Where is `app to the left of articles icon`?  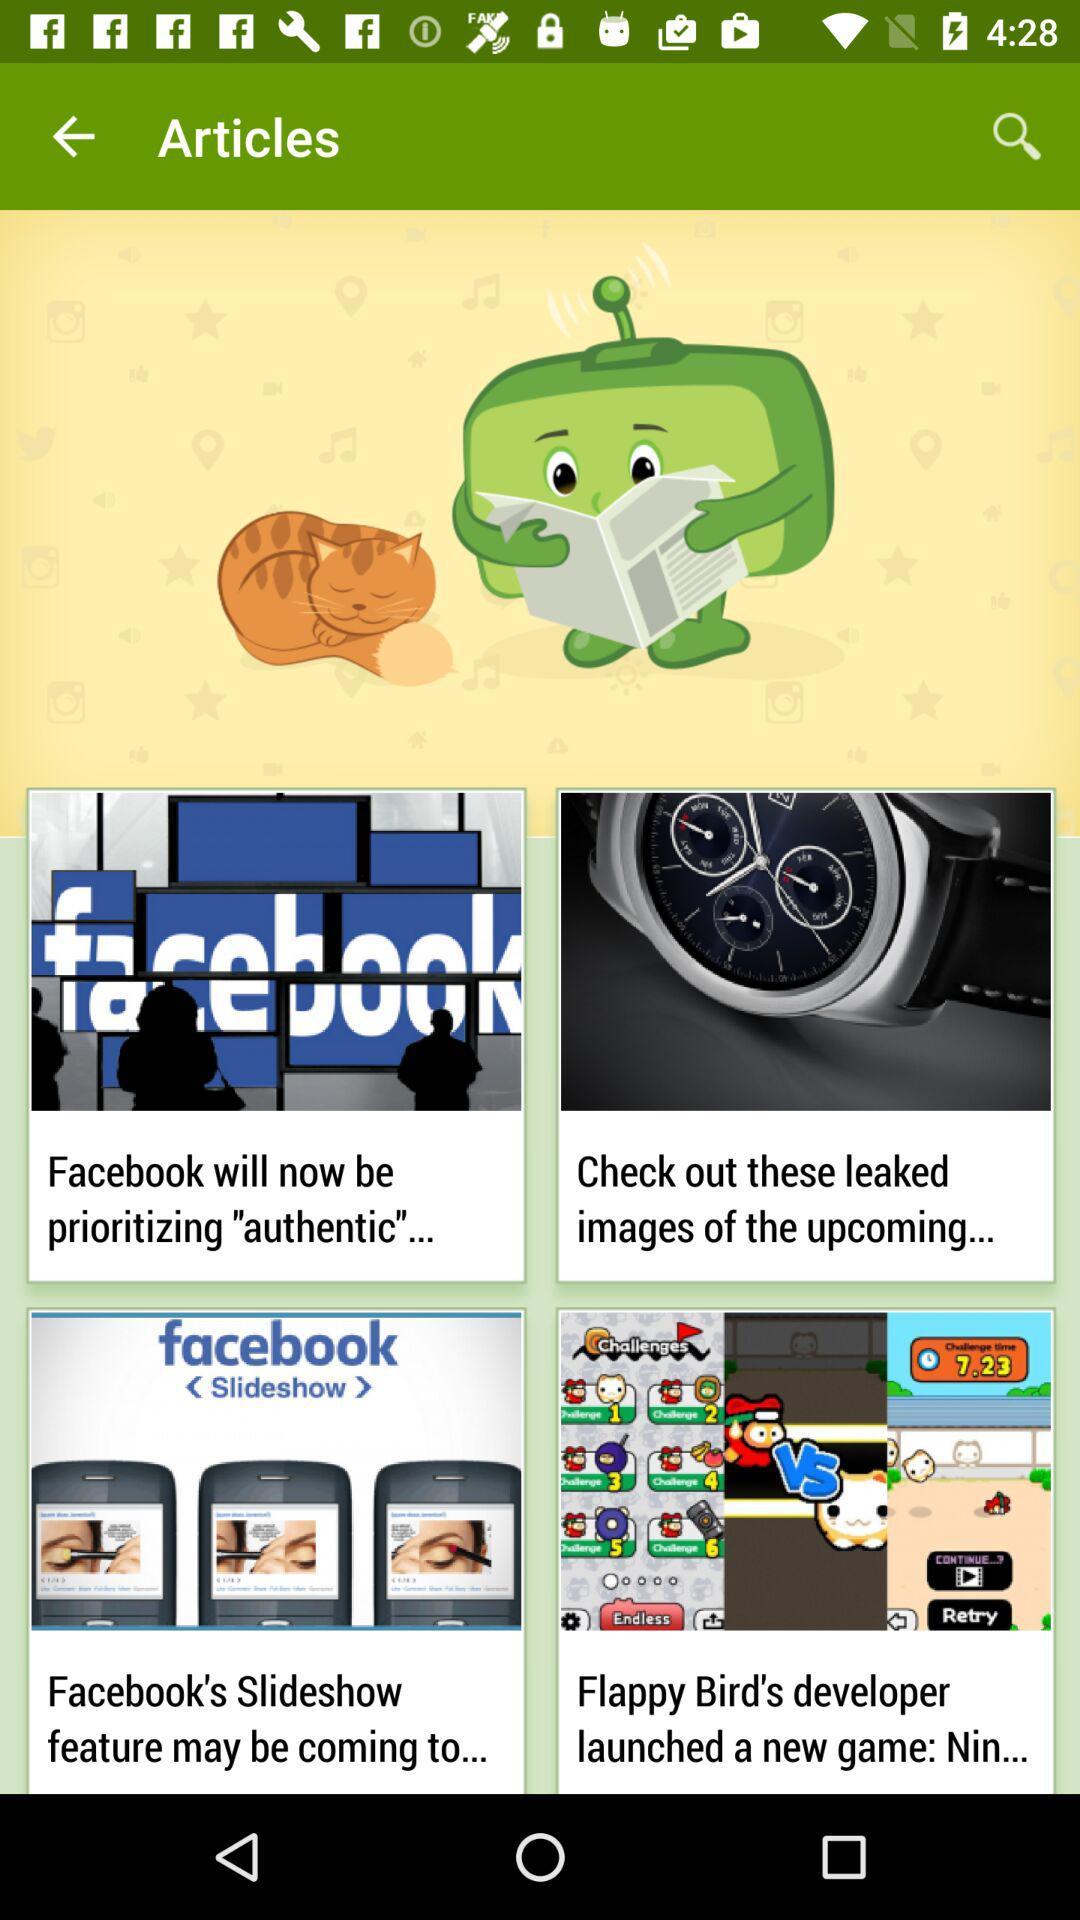 app to the left of articles icon is located at coordinates (72, 135).